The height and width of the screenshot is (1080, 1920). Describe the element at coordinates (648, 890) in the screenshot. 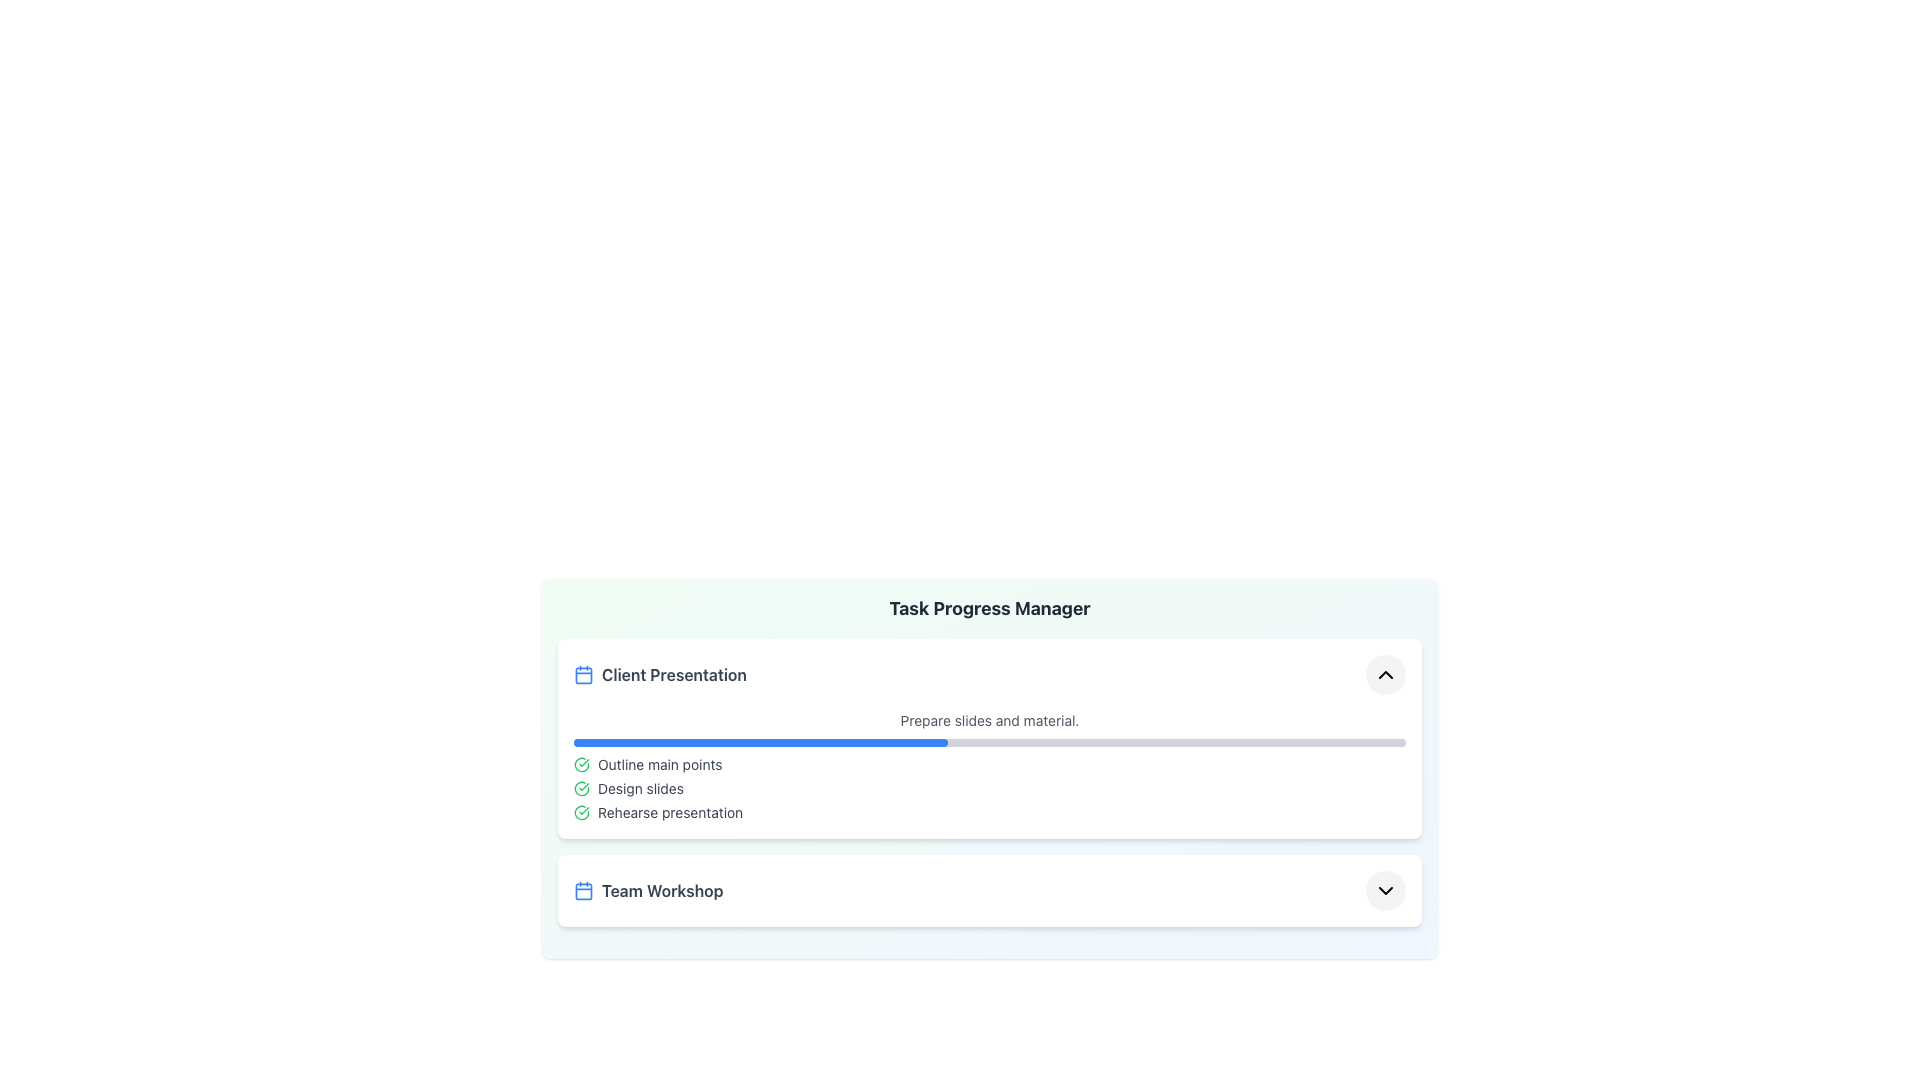

I see `the 'Team Workshop' text label with a blue calendar icon` at that location.